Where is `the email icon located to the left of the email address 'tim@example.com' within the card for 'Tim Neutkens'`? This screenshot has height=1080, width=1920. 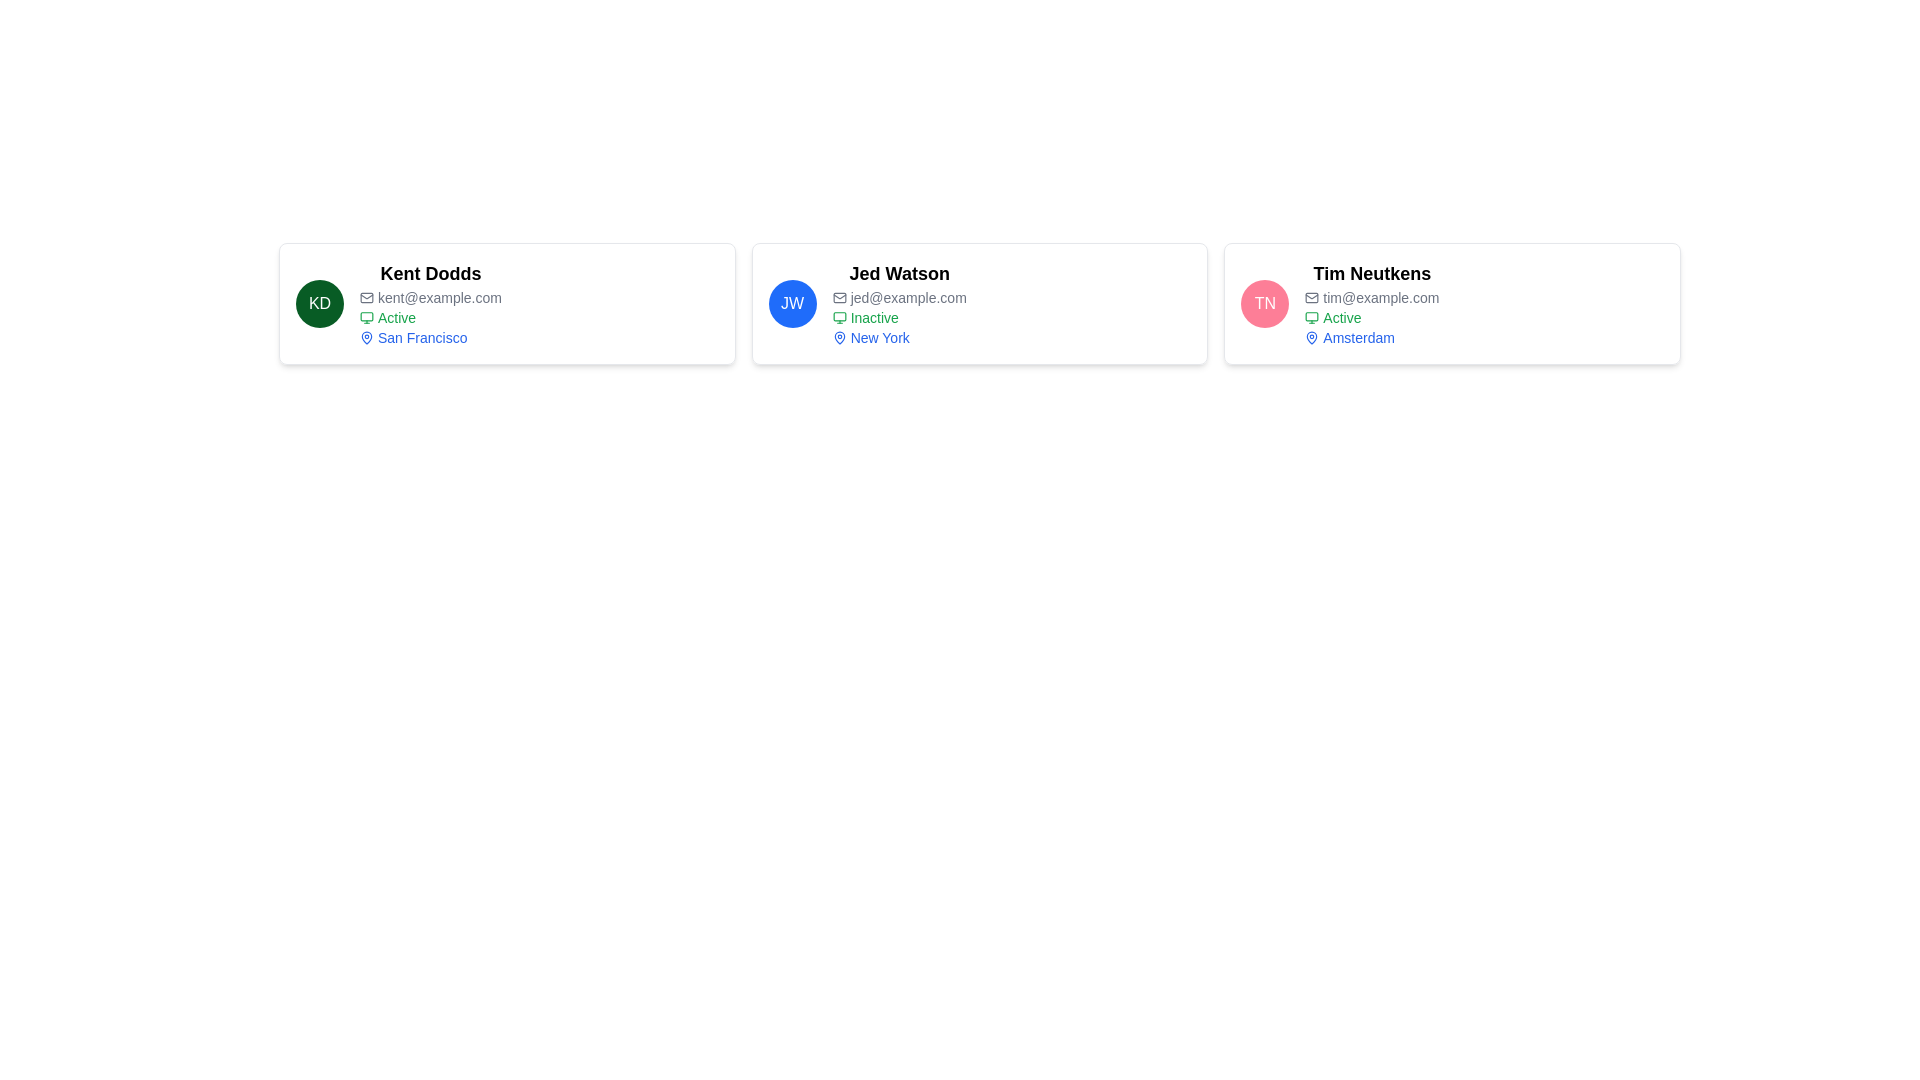 the email icon located to the left of the email address 'tim@example.com' within the card for 'Tim Neutkens' is located at coordinates (1312, 297).